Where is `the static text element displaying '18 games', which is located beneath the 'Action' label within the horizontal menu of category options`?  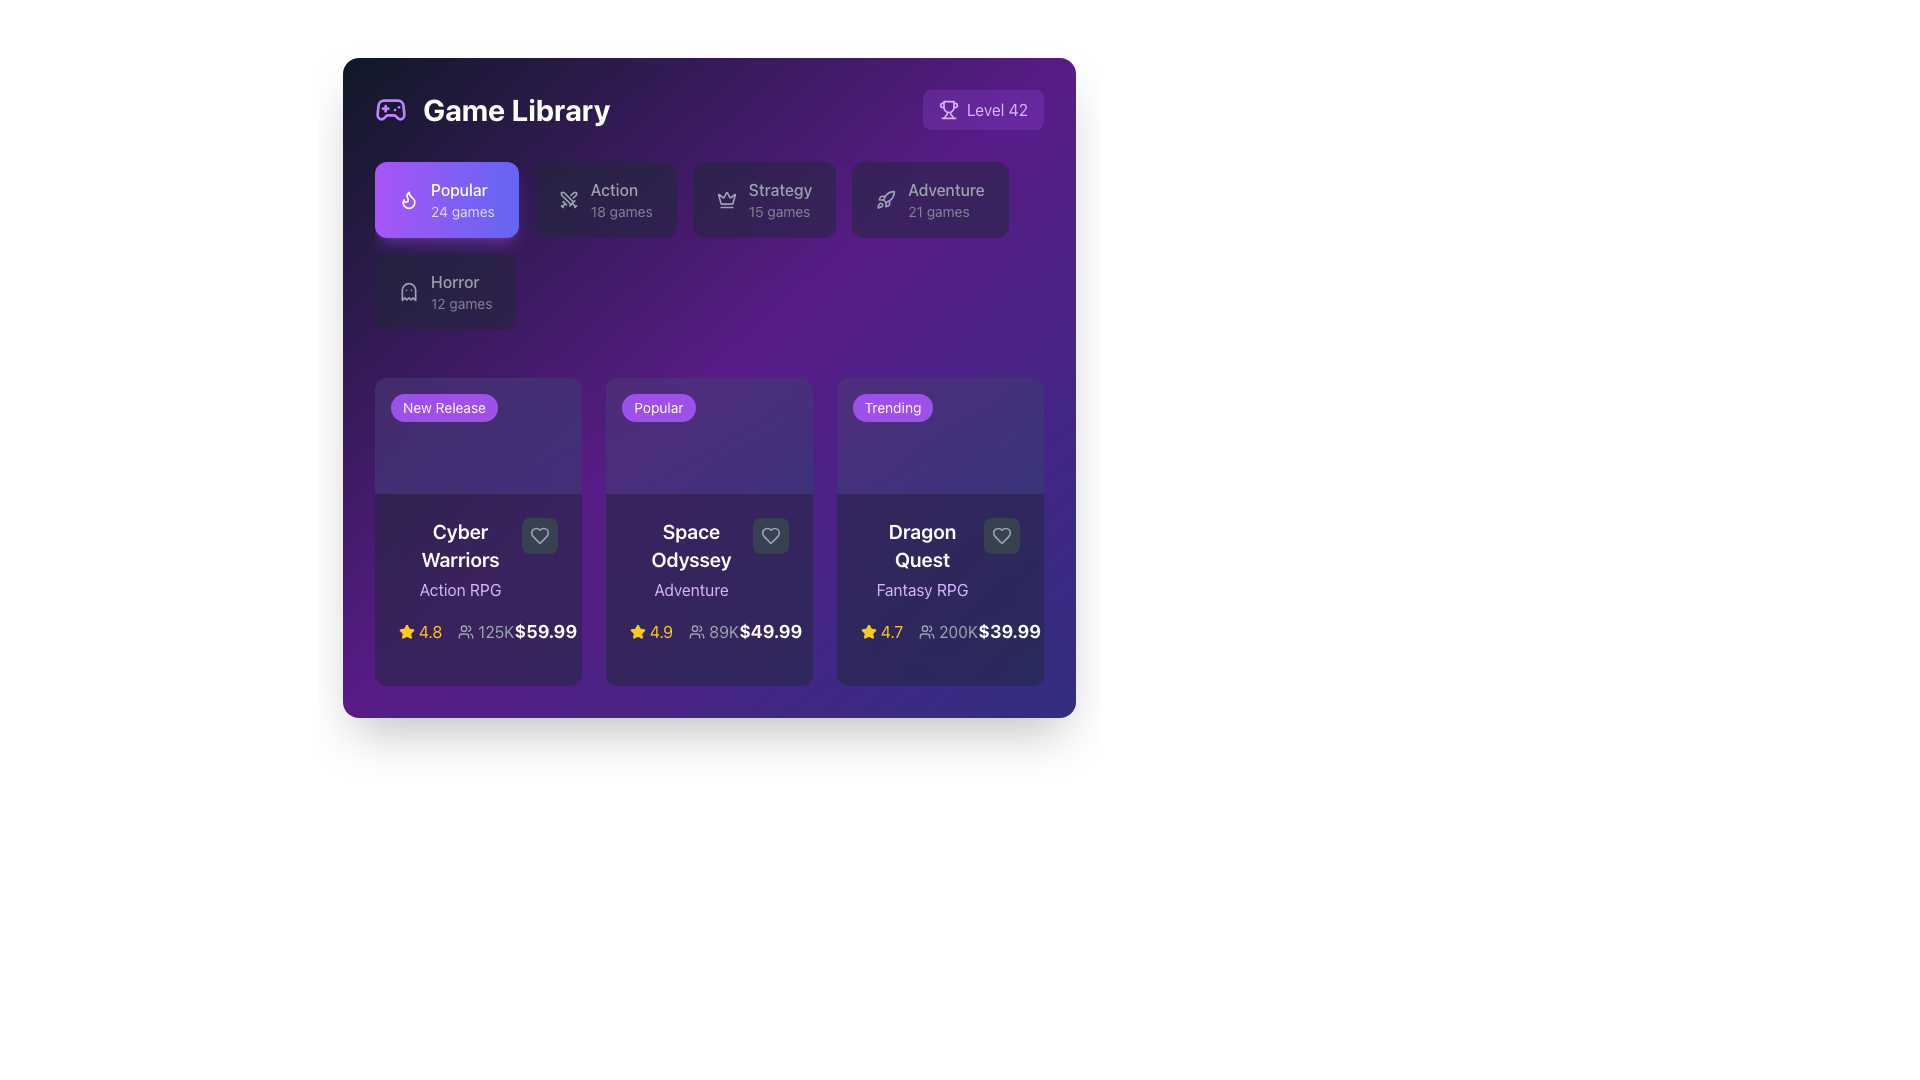
the static text element displaying '18 games', which is located beneath the 'Action' label within the horizontal menu of category options is located at coordinates (620, 212).